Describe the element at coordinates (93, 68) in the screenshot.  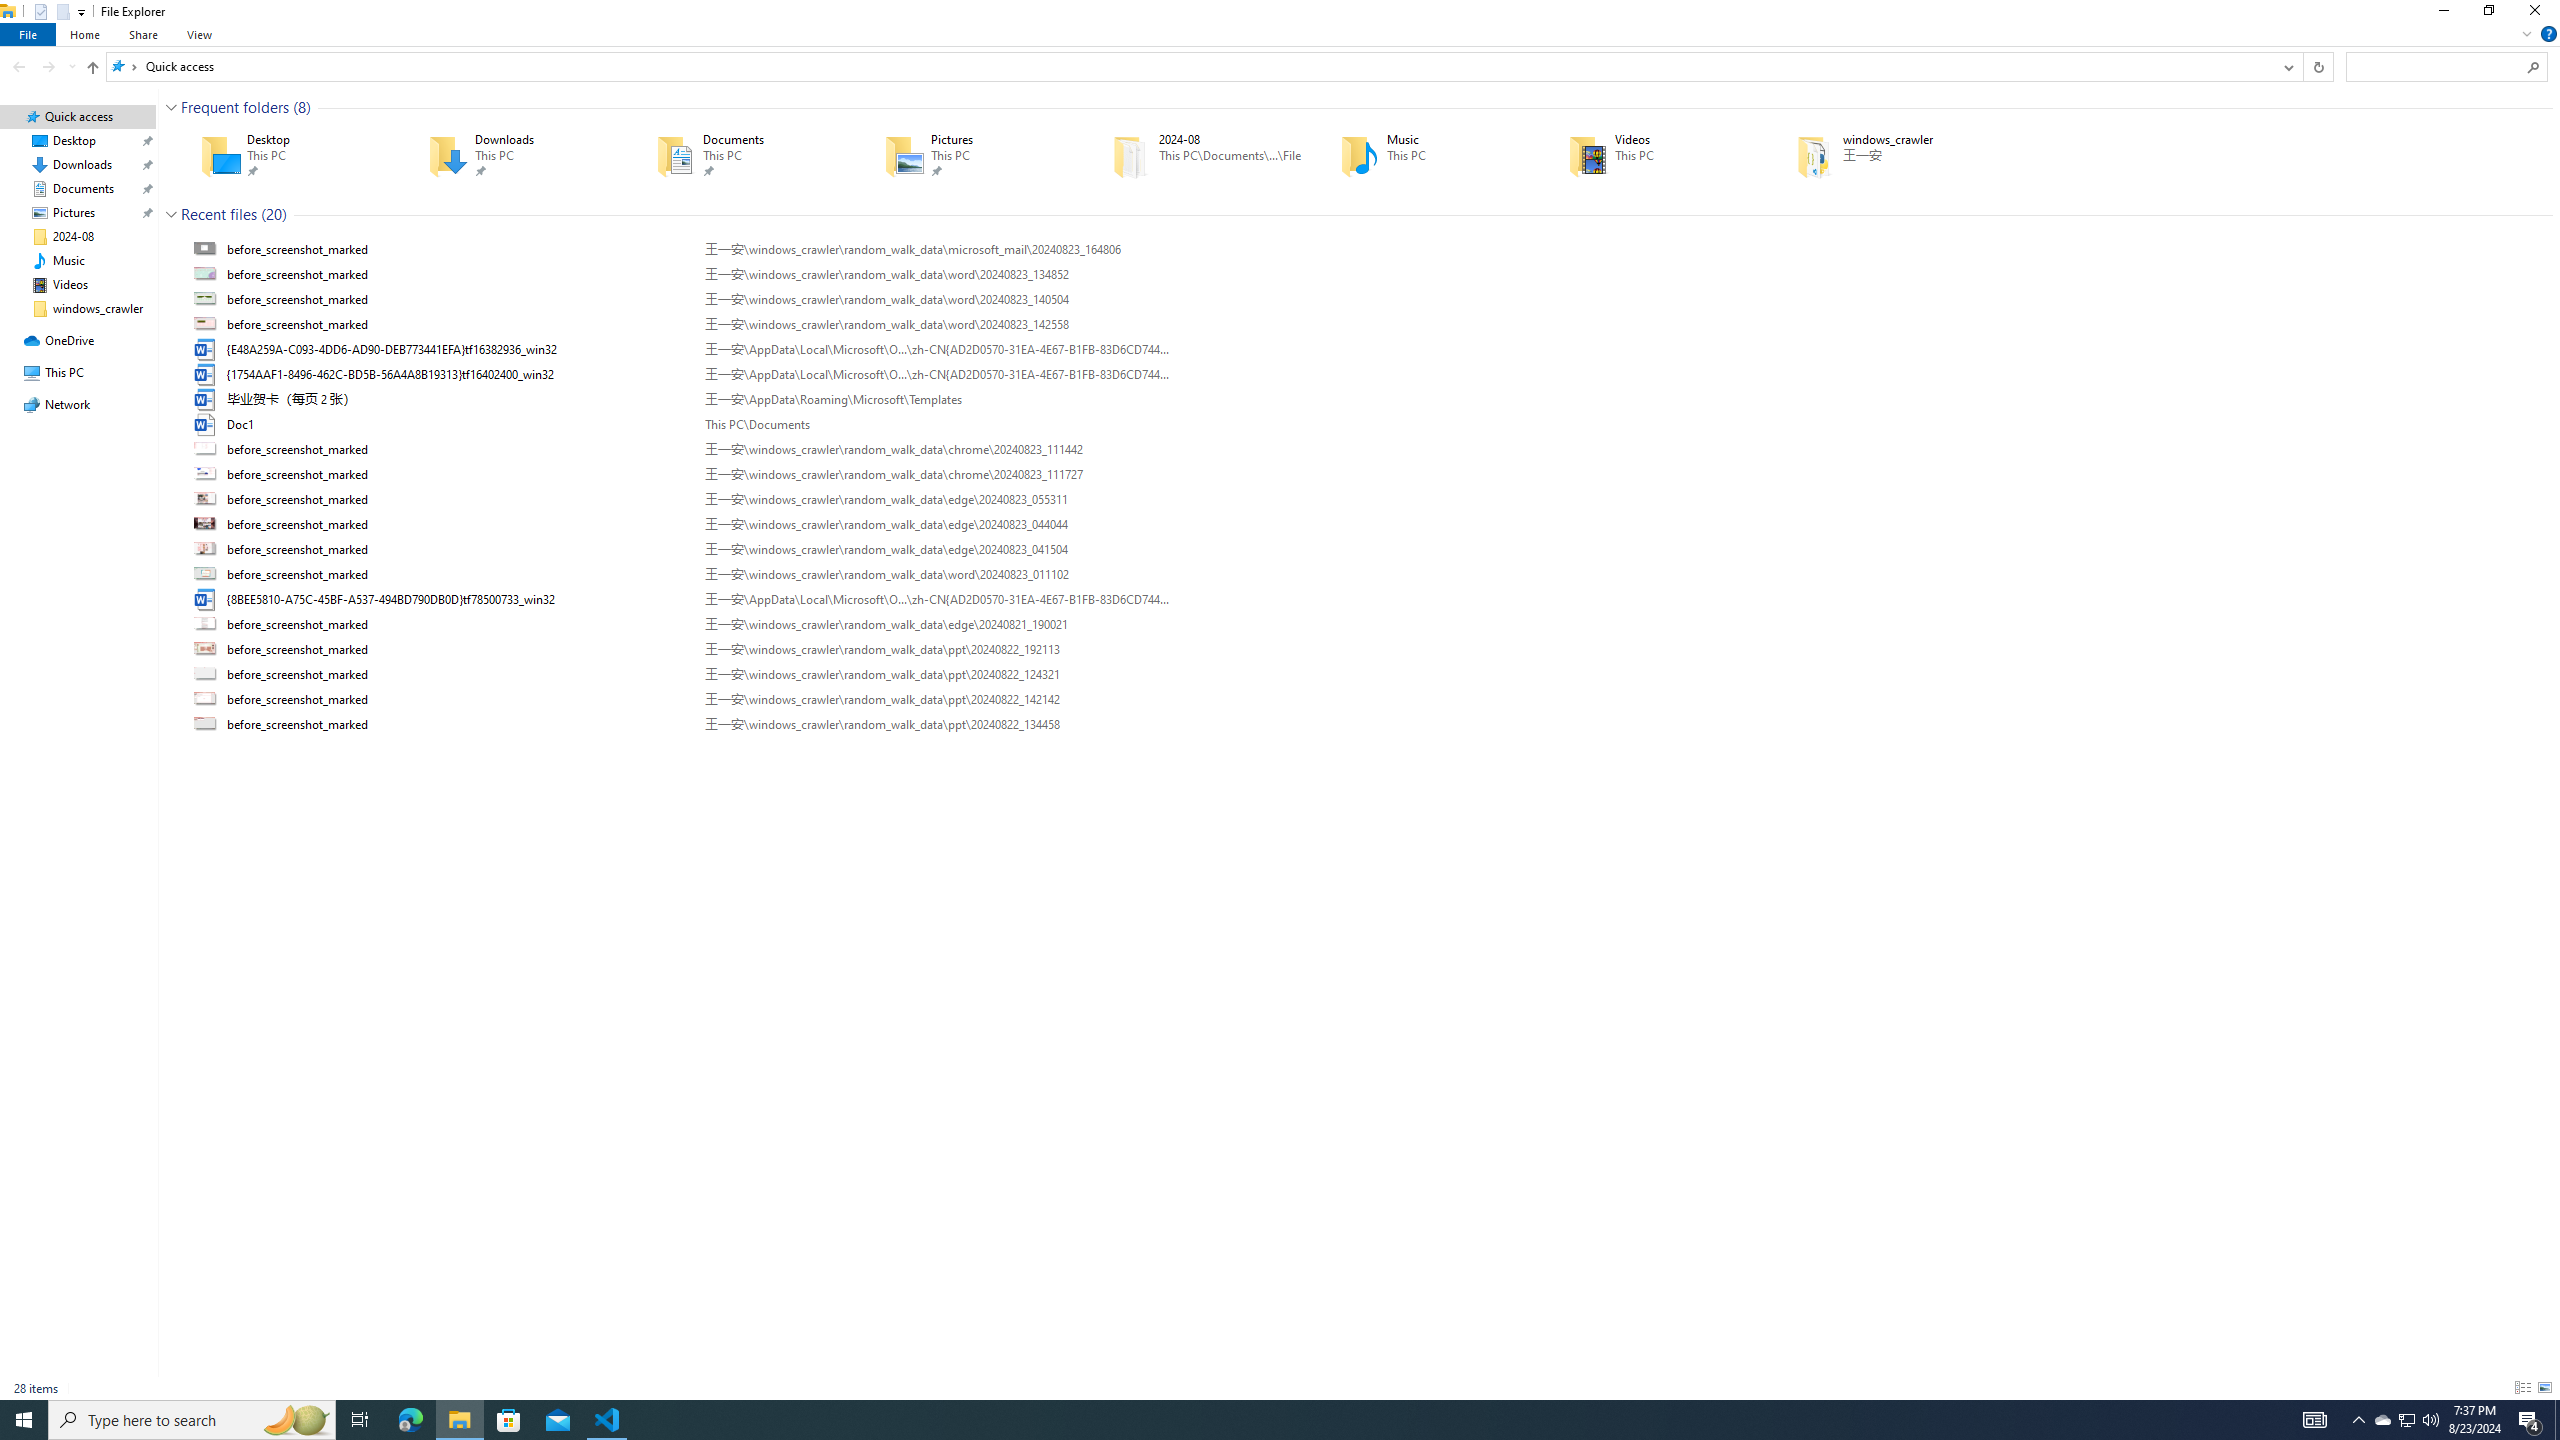
I see `'Up to "Desktop" (Alt + Up Arrow)'` at that location.